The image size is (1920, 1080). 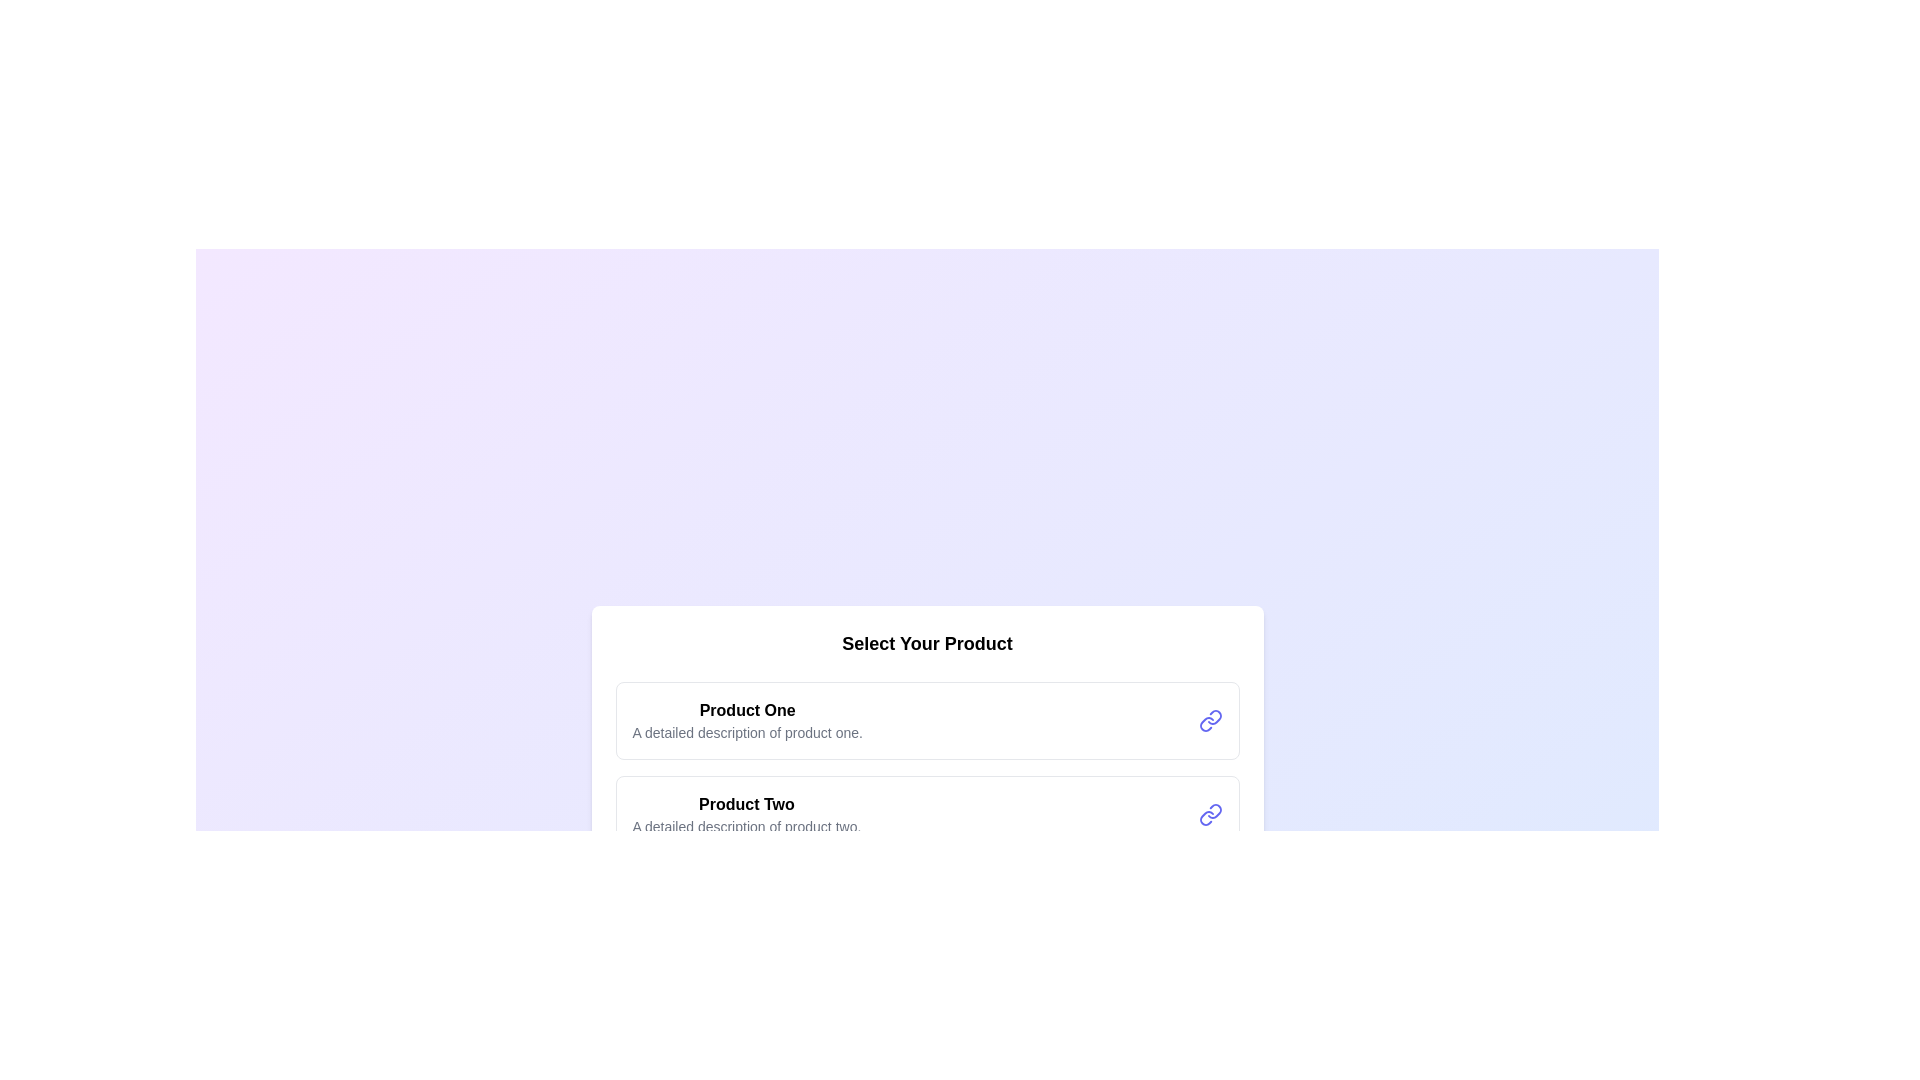 What do you see at coordinates (745, 814) in the screenshot?
I see `the Textual content block displaying the product name and description for 'Product Two', which is located below 'Product One' and above the 'Learn More' link` at bounding box center [745, 814].